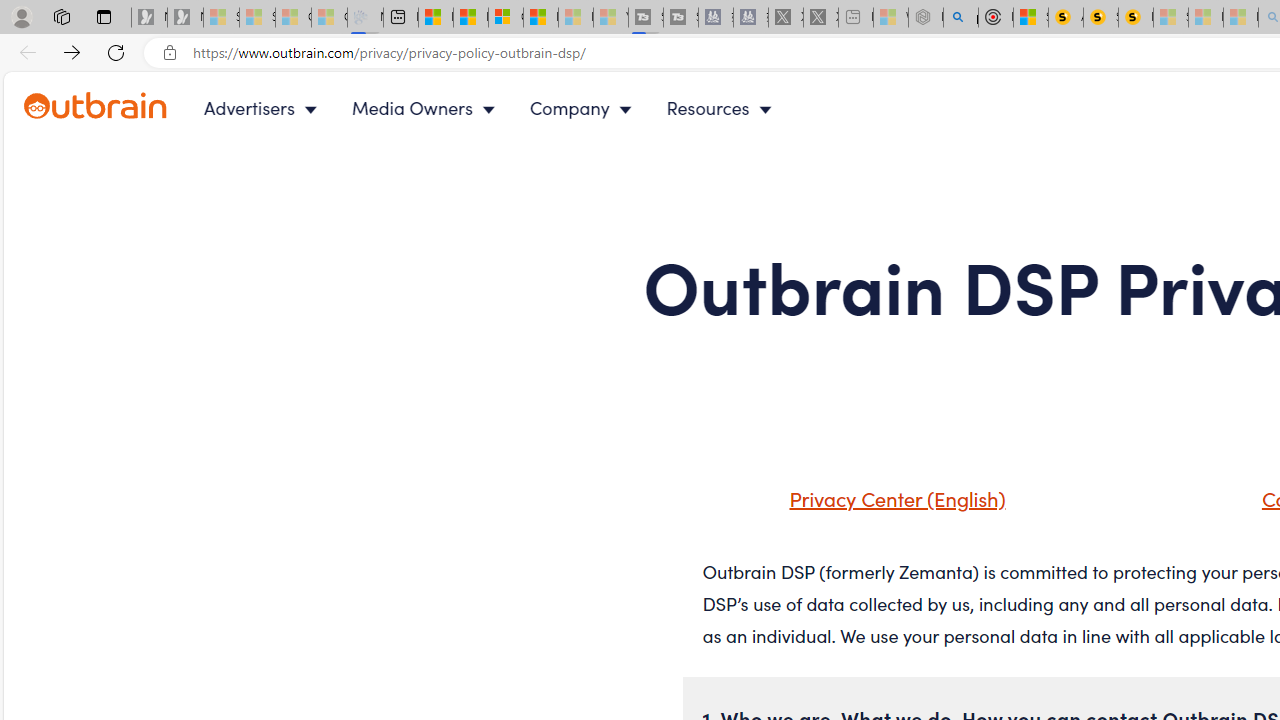  Describe the element at coordinates (72, 51) in the screenshot. I see `'Forward'` at that location.